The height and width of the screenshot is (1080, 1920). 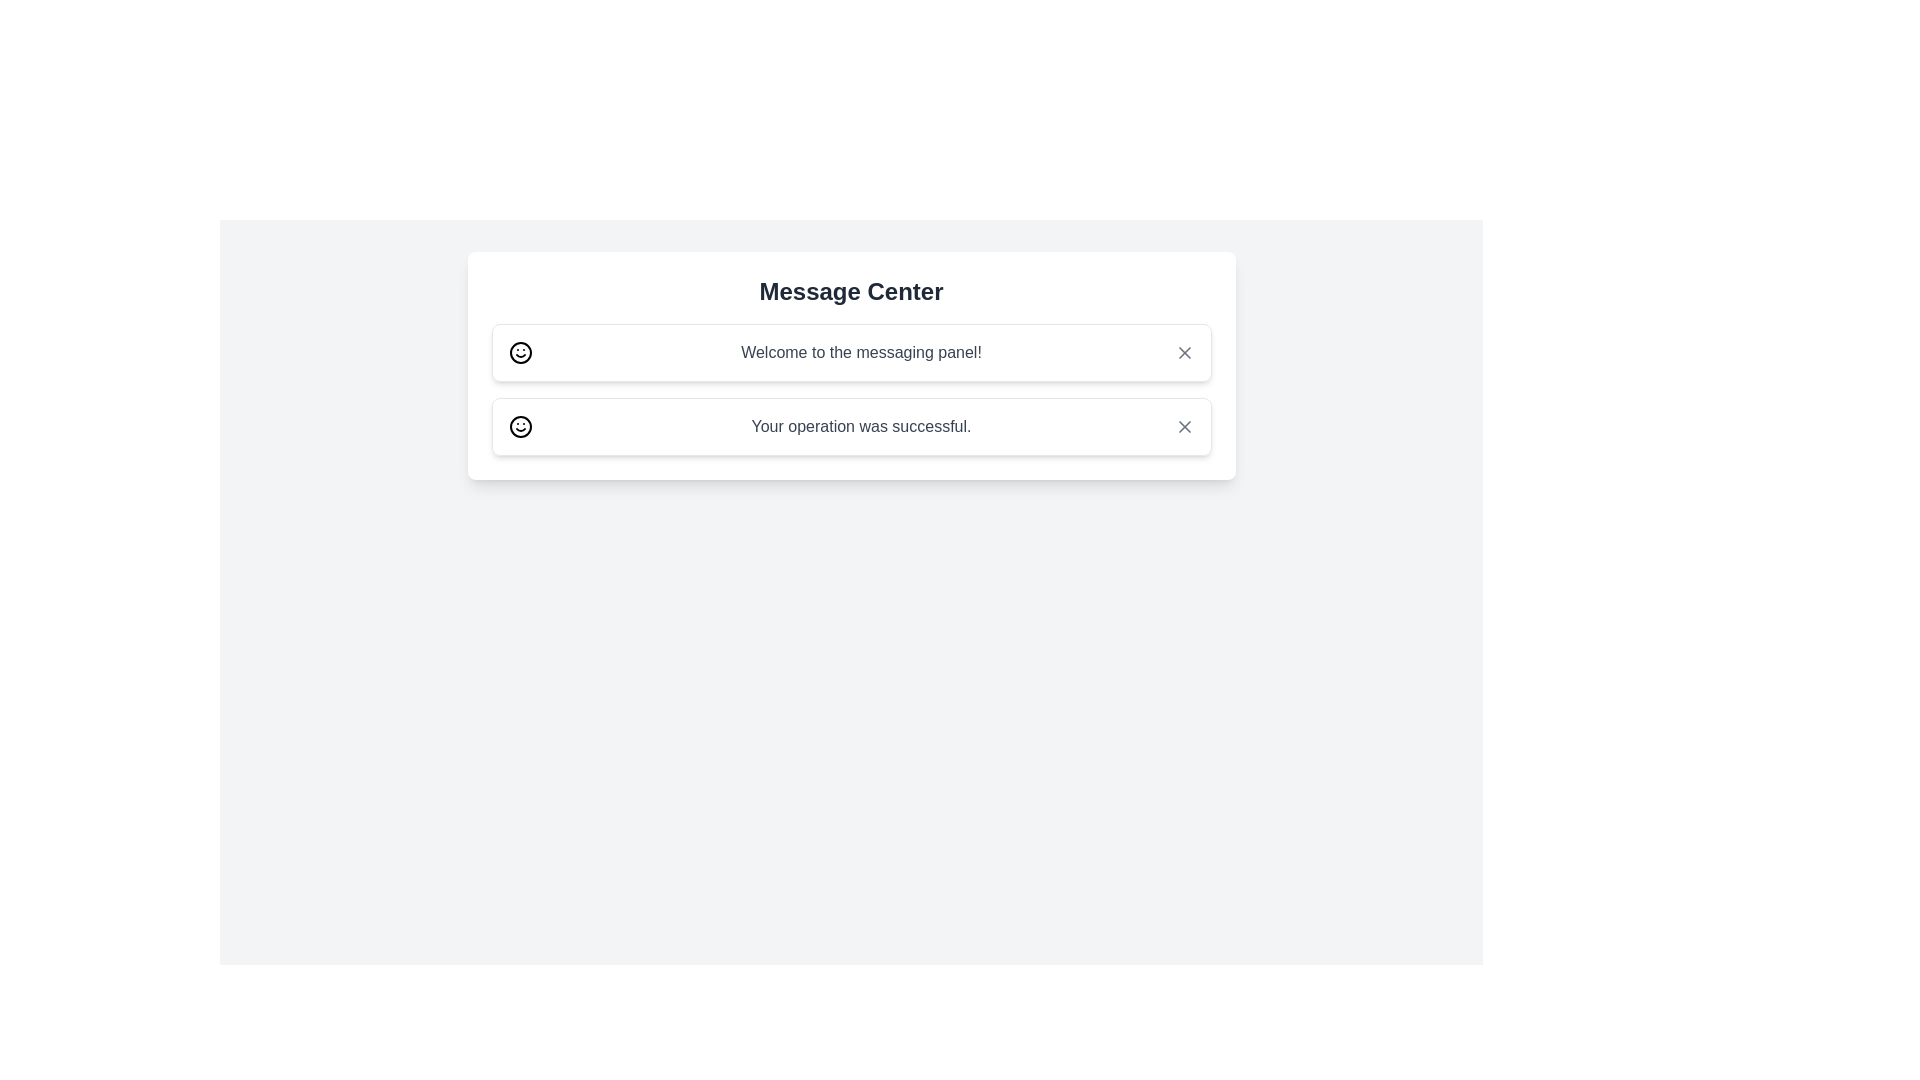 What do you see at coordinates (861, 426) in the screenshot?
I see `the feedback label indicating successful operation completion, located in the second notification card under 'Message Center', right of the green smiley icon and left of the close button` at bounding box center [861, 426].